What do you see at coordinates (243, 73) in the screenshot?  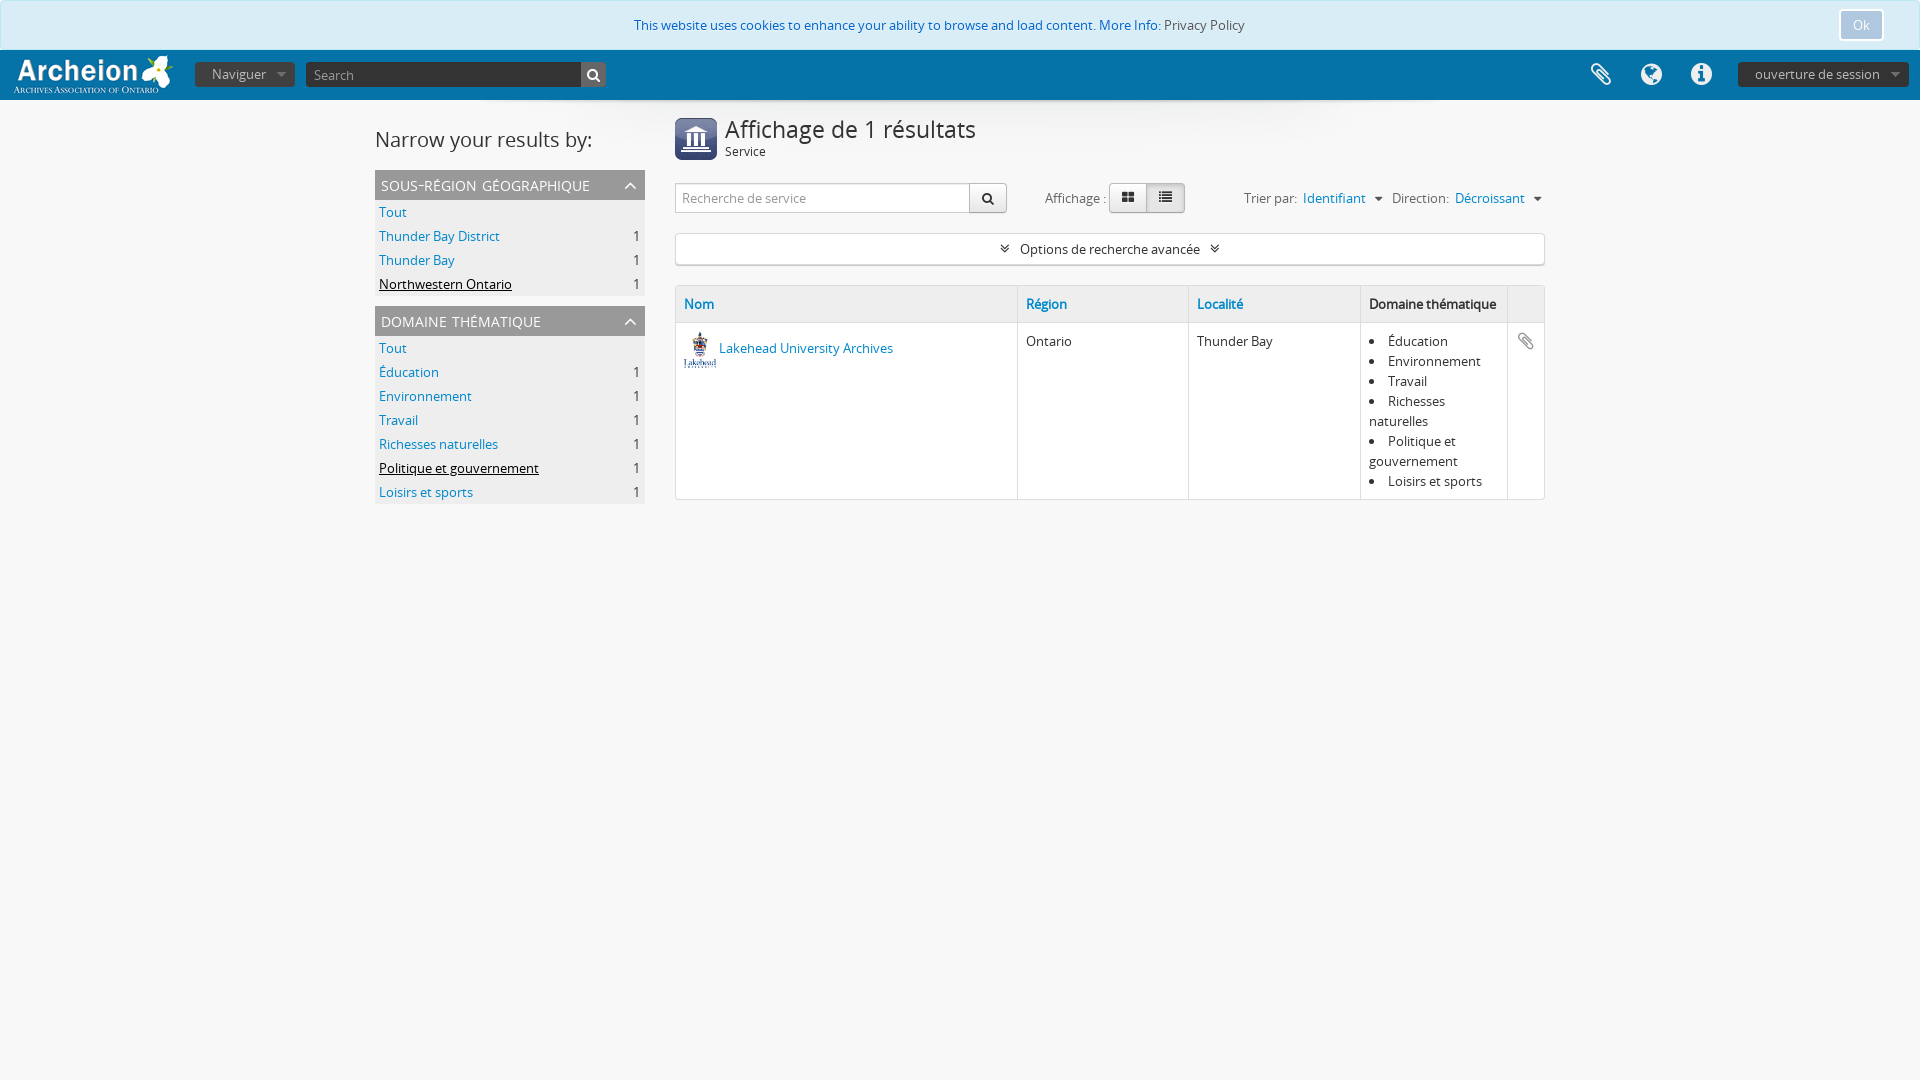 I see `'Naviguer'` at bounding box center [243, 73].